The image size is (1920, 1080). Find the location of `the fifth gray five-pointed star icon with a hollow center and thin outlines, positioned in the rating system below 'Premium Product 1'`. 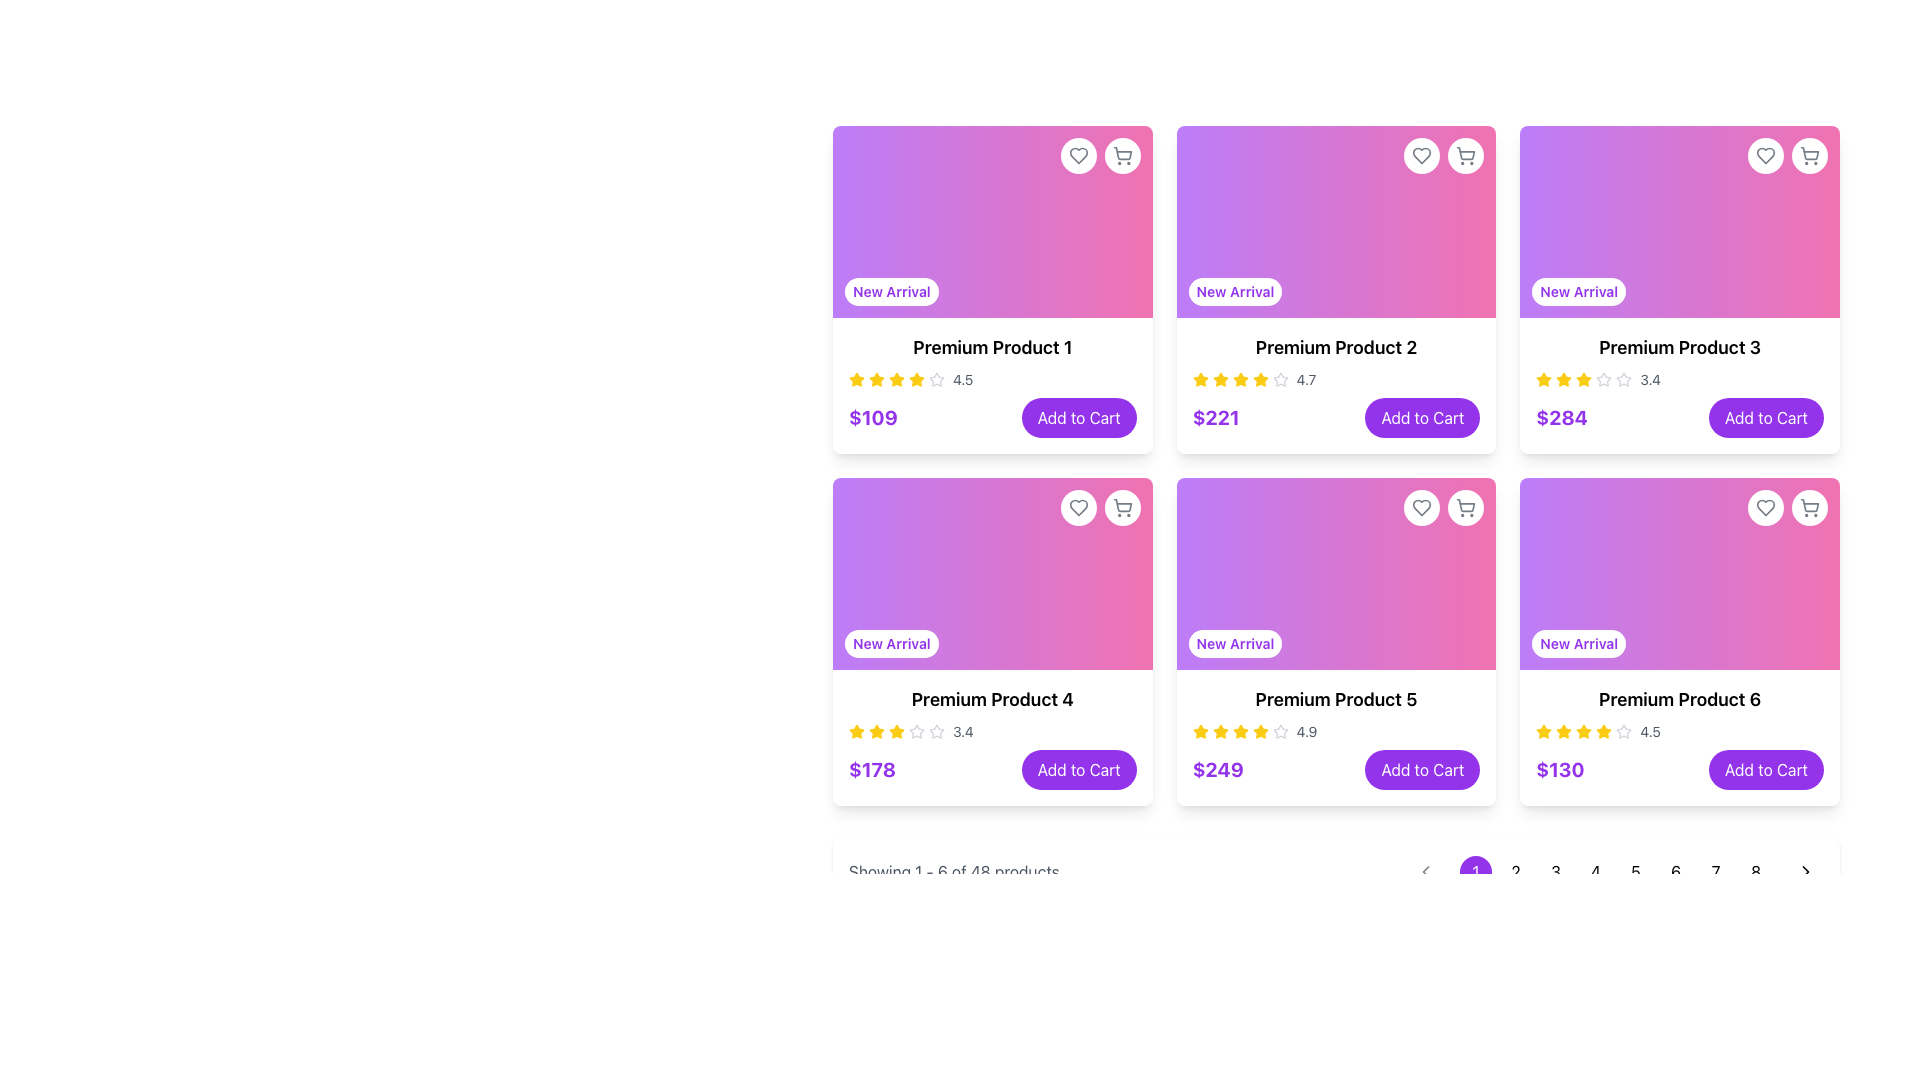

the fifth gray five-pointed star icon with a hollow center and thin outlines, positioned in the rating system below 'Premium Product 1' is located at coordinates (935, 380).